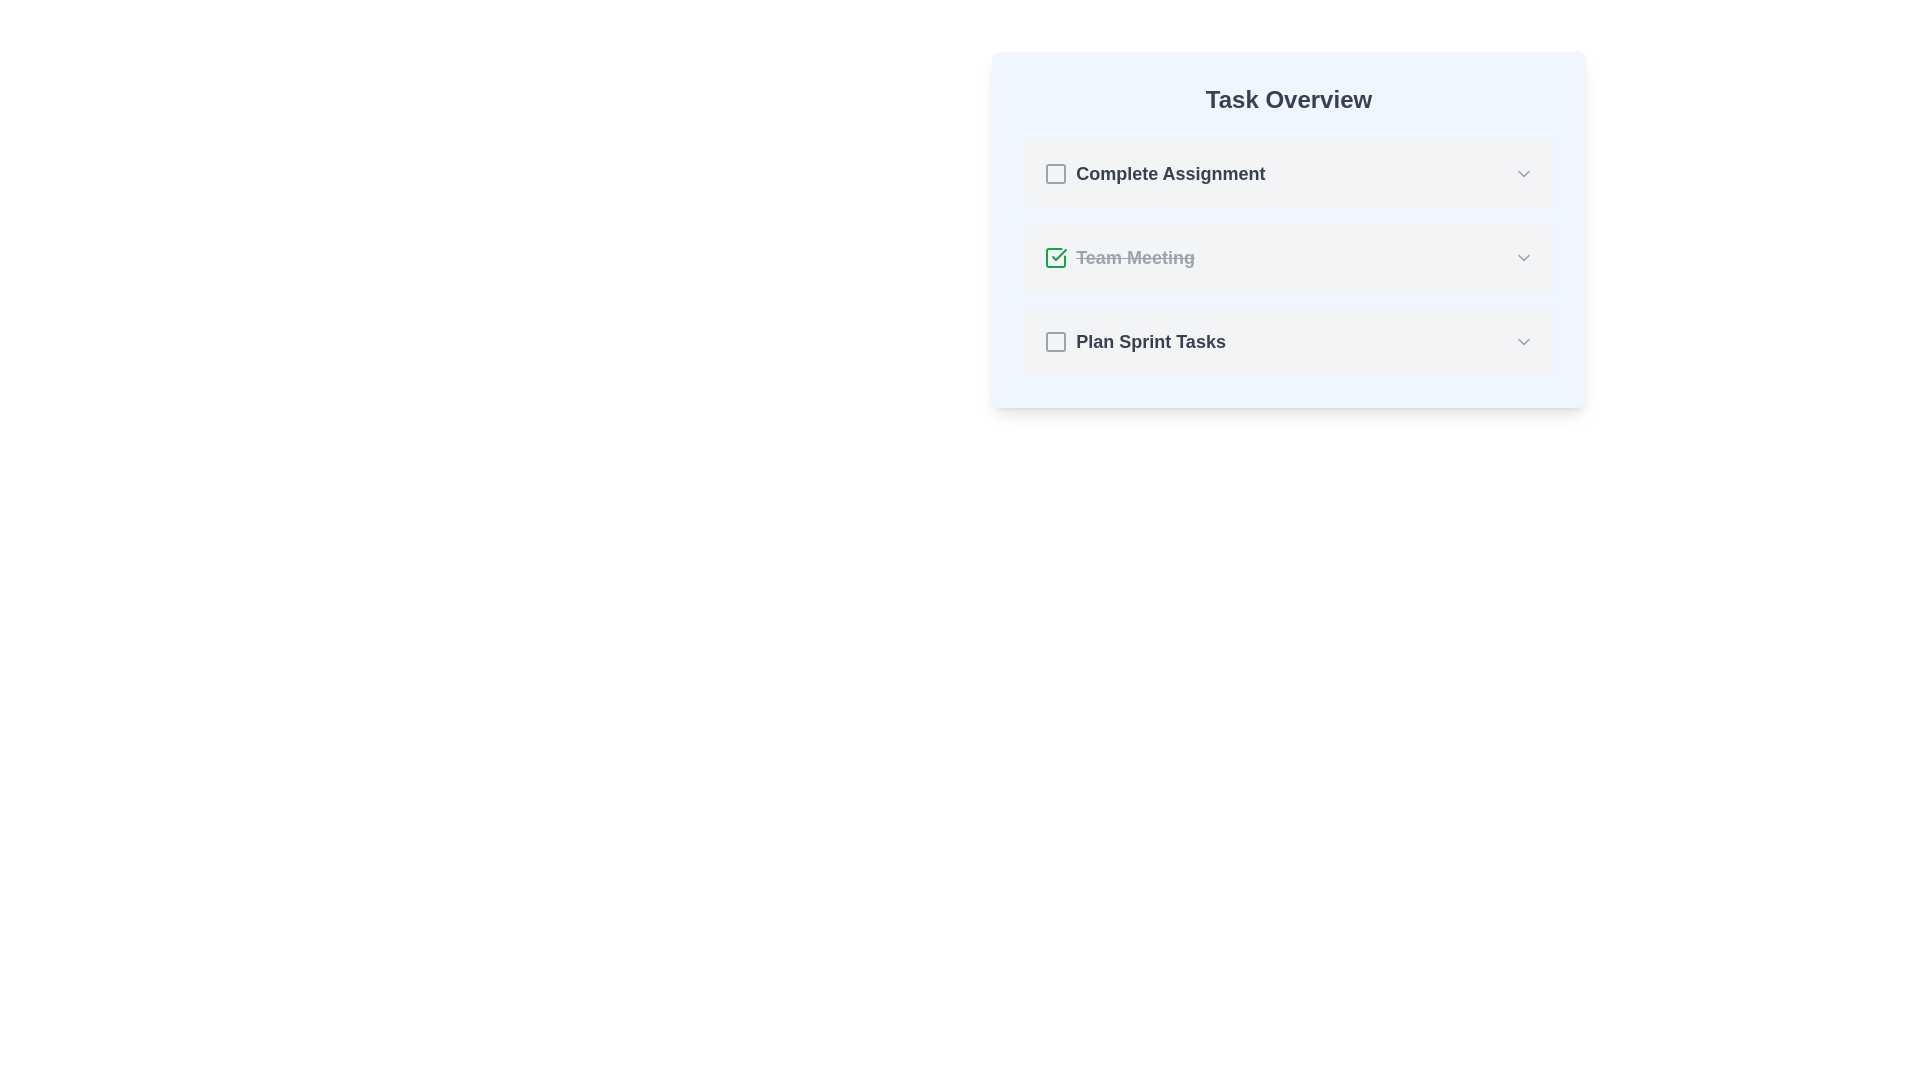 Image resolution: width=1920 pixels, height=1080 pixels. What do you see at coordinates (1522, 172) in the screenshot?
I see `the Dropdown icon (chevron) located in the top-right corner of the 'Complete Assignment' row in the 'Task Overview' section for visual feedback` at bounding box center [1522, 172].